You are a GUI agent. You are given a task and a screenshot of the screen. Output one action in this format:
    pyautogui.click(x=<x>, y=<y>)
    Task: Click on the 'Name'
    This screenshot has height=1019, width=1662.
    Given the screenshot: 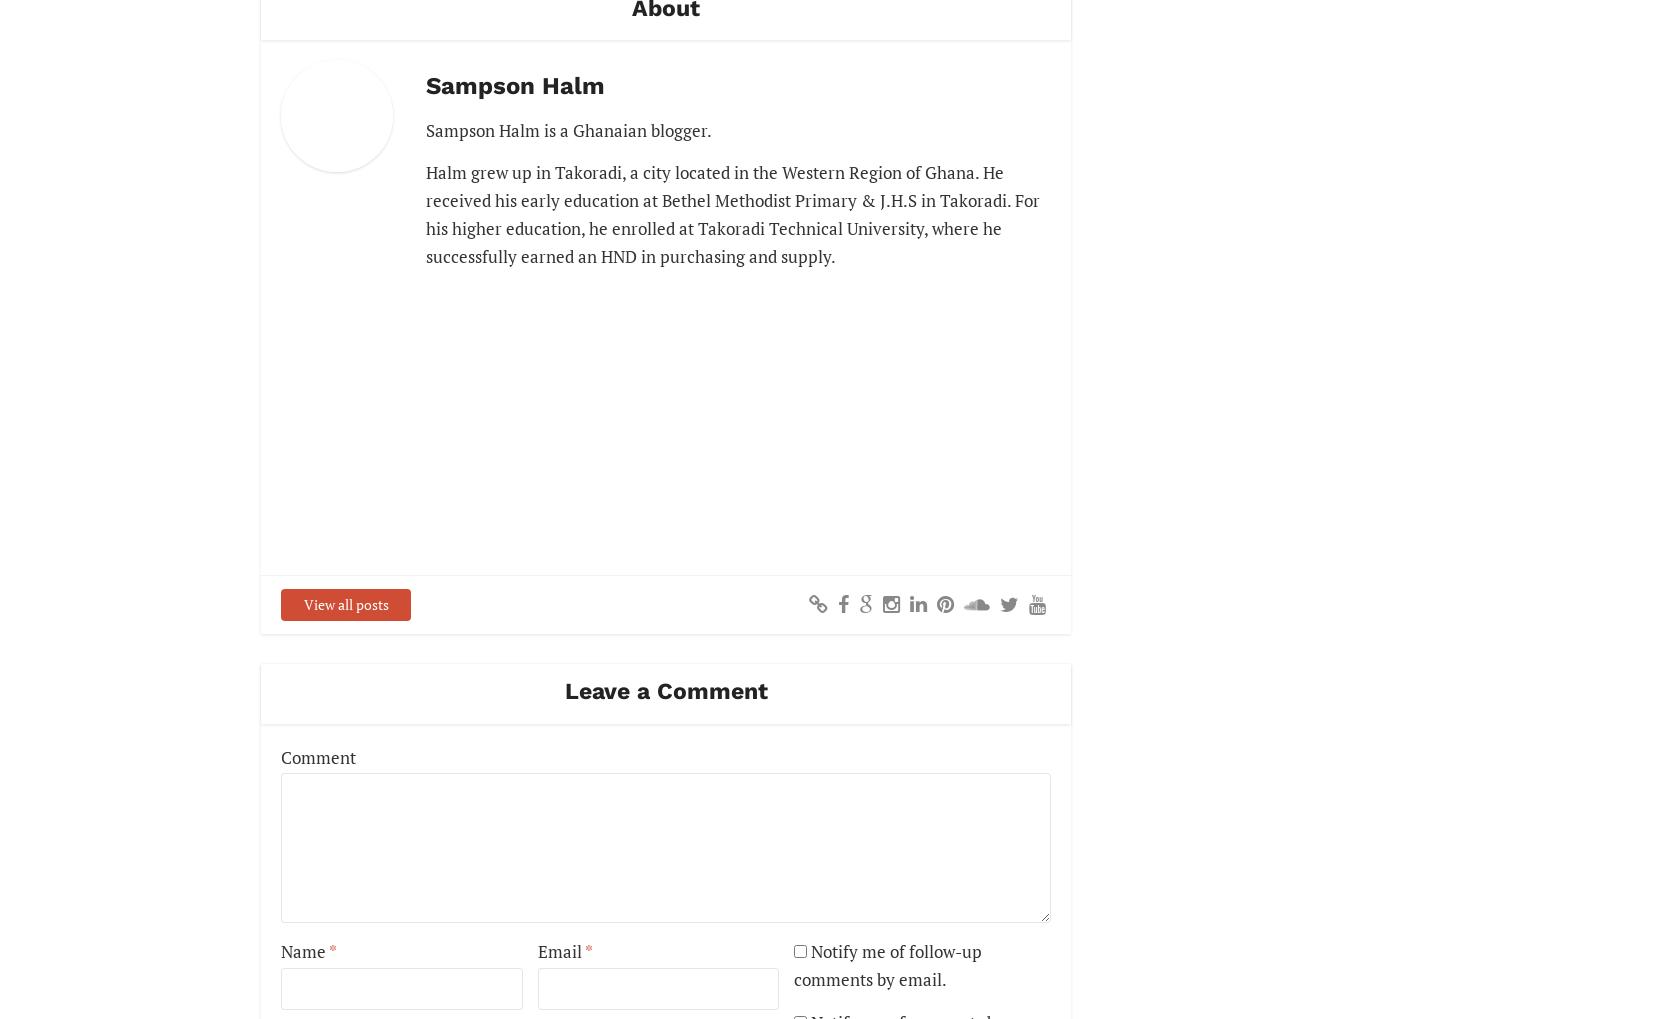 What is the action you would take?
    pyautogui.click(x=281, y=950)
    